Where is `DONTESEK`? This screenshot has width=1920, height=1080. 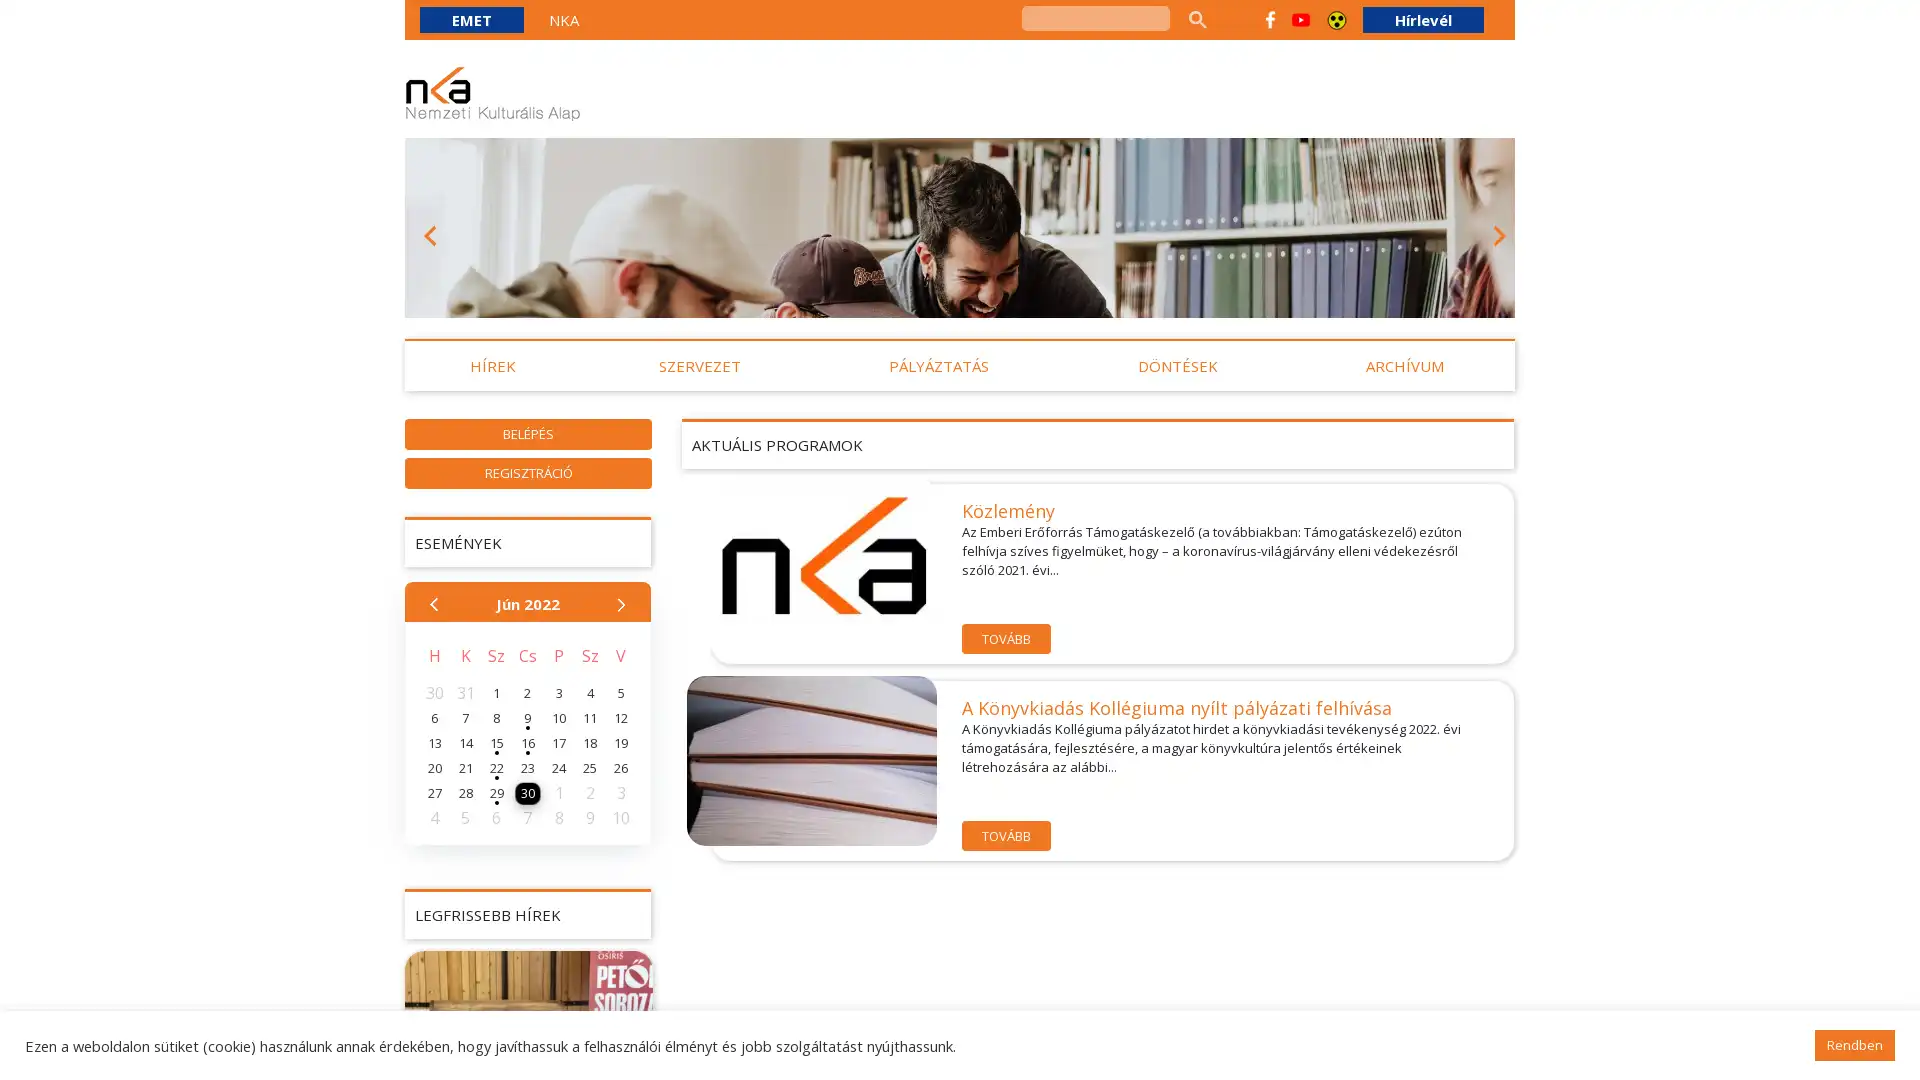
DONTESEK is located at coordinates (1176, 366).